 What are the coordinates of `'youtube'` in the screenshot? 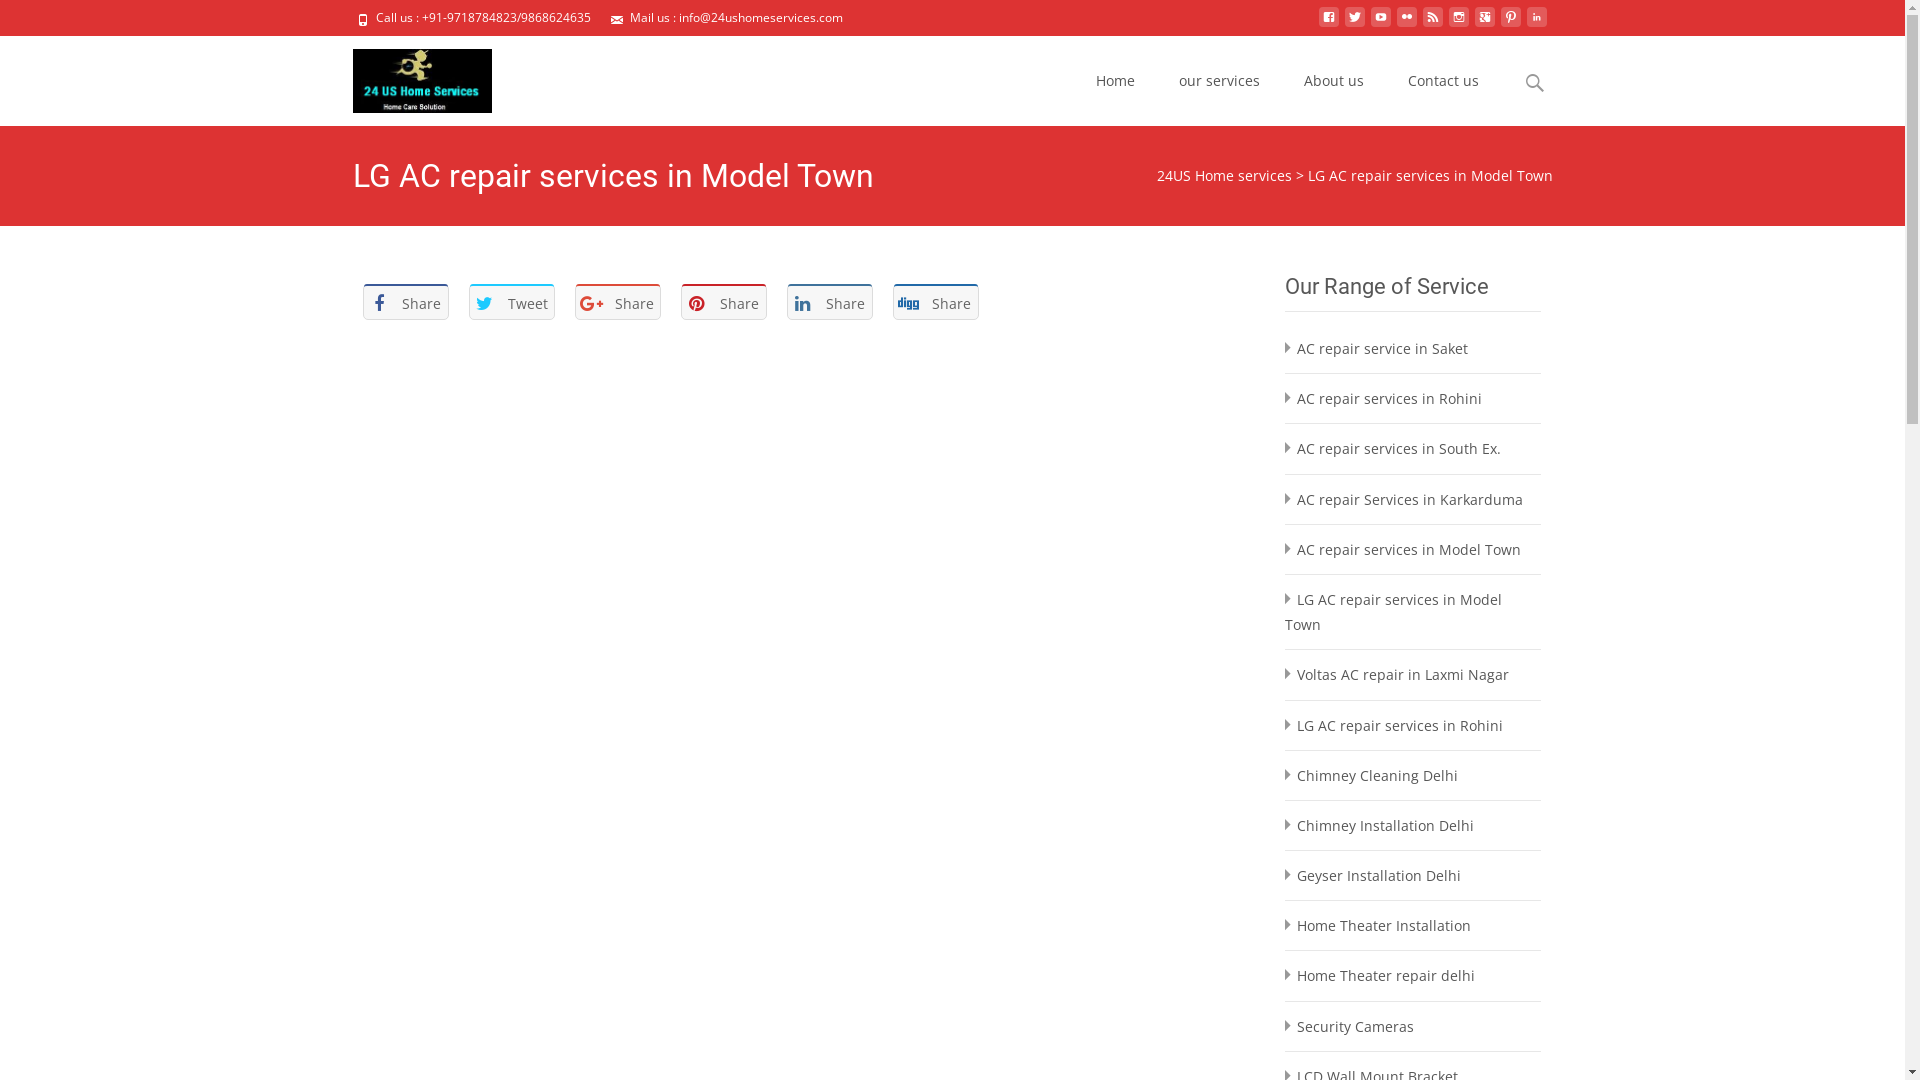 It's located at (1379, 24).